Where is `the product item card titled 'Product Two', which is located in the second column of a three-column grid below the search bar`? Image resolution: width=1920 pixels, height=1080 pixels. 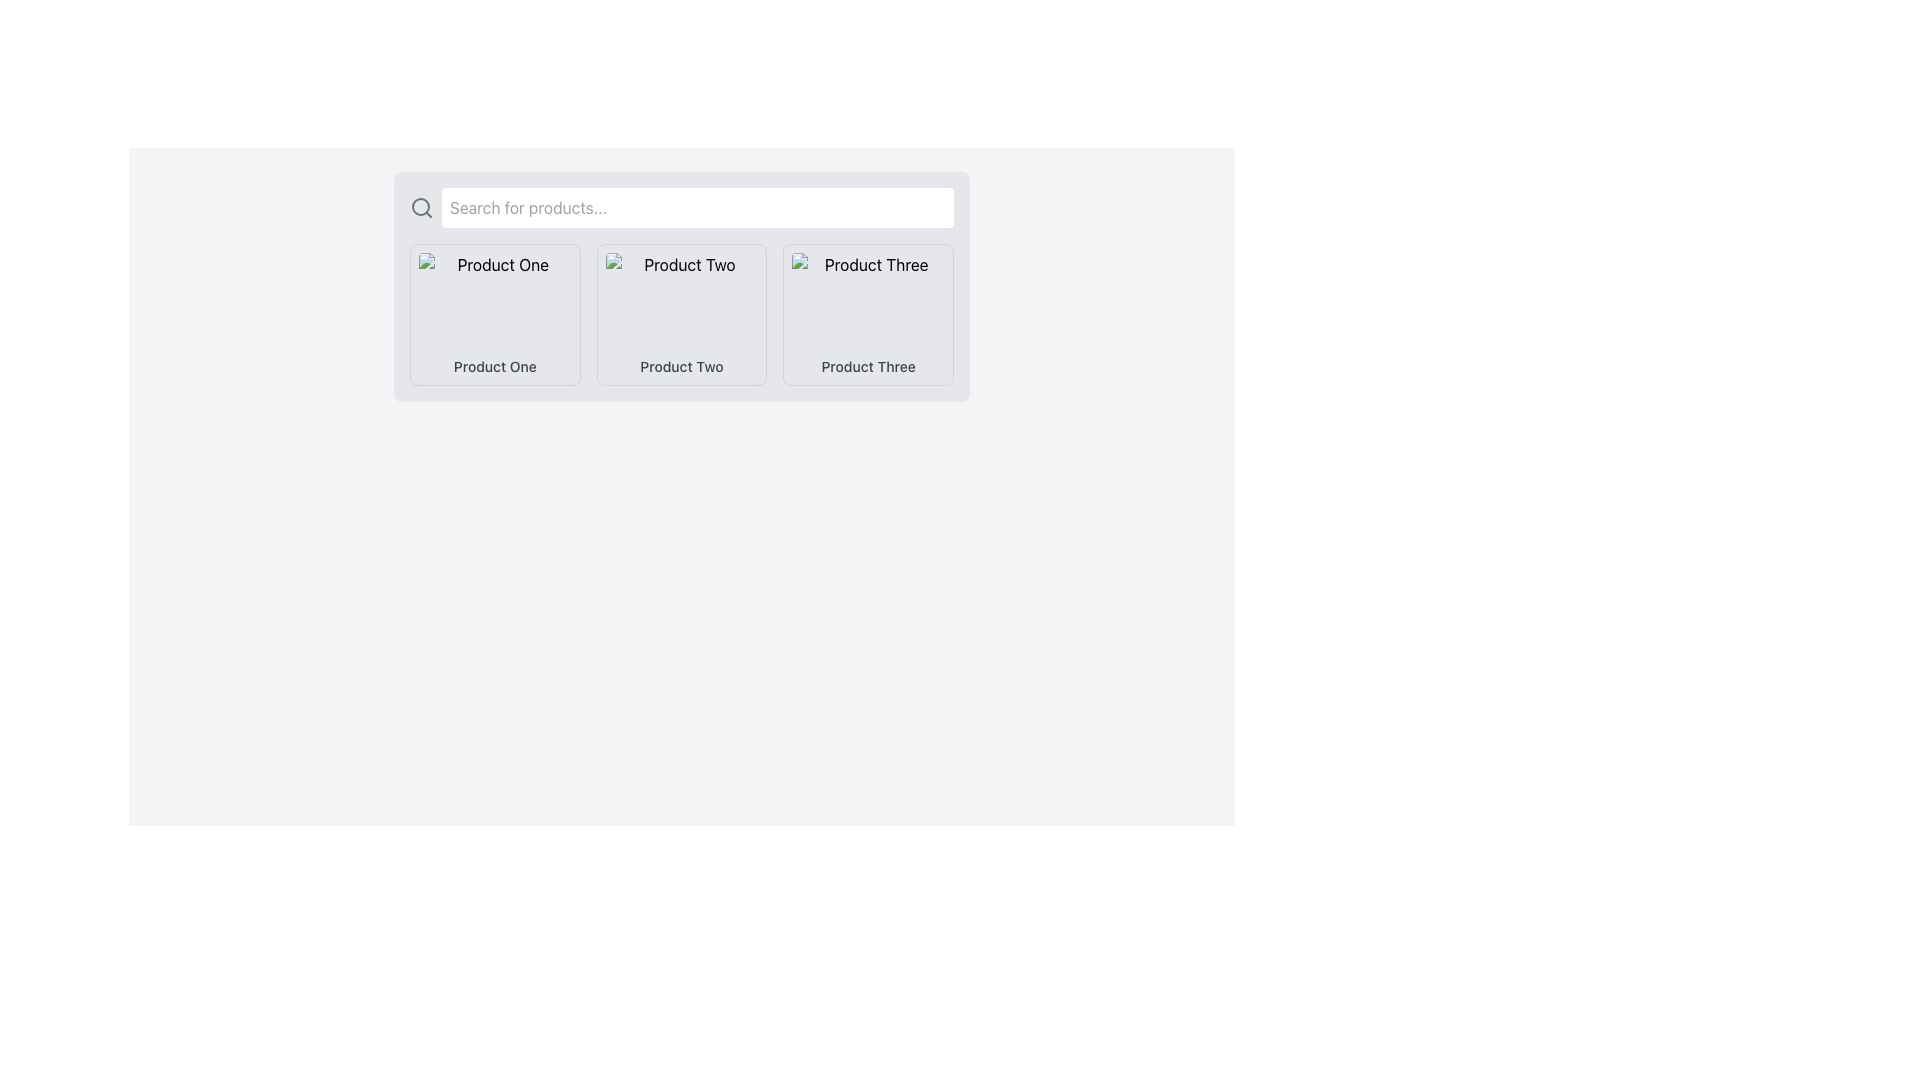
the product item card titled 'Product Two', which is located in the second column of a three-column grid below the search bar is located at coordinates (681, 286).